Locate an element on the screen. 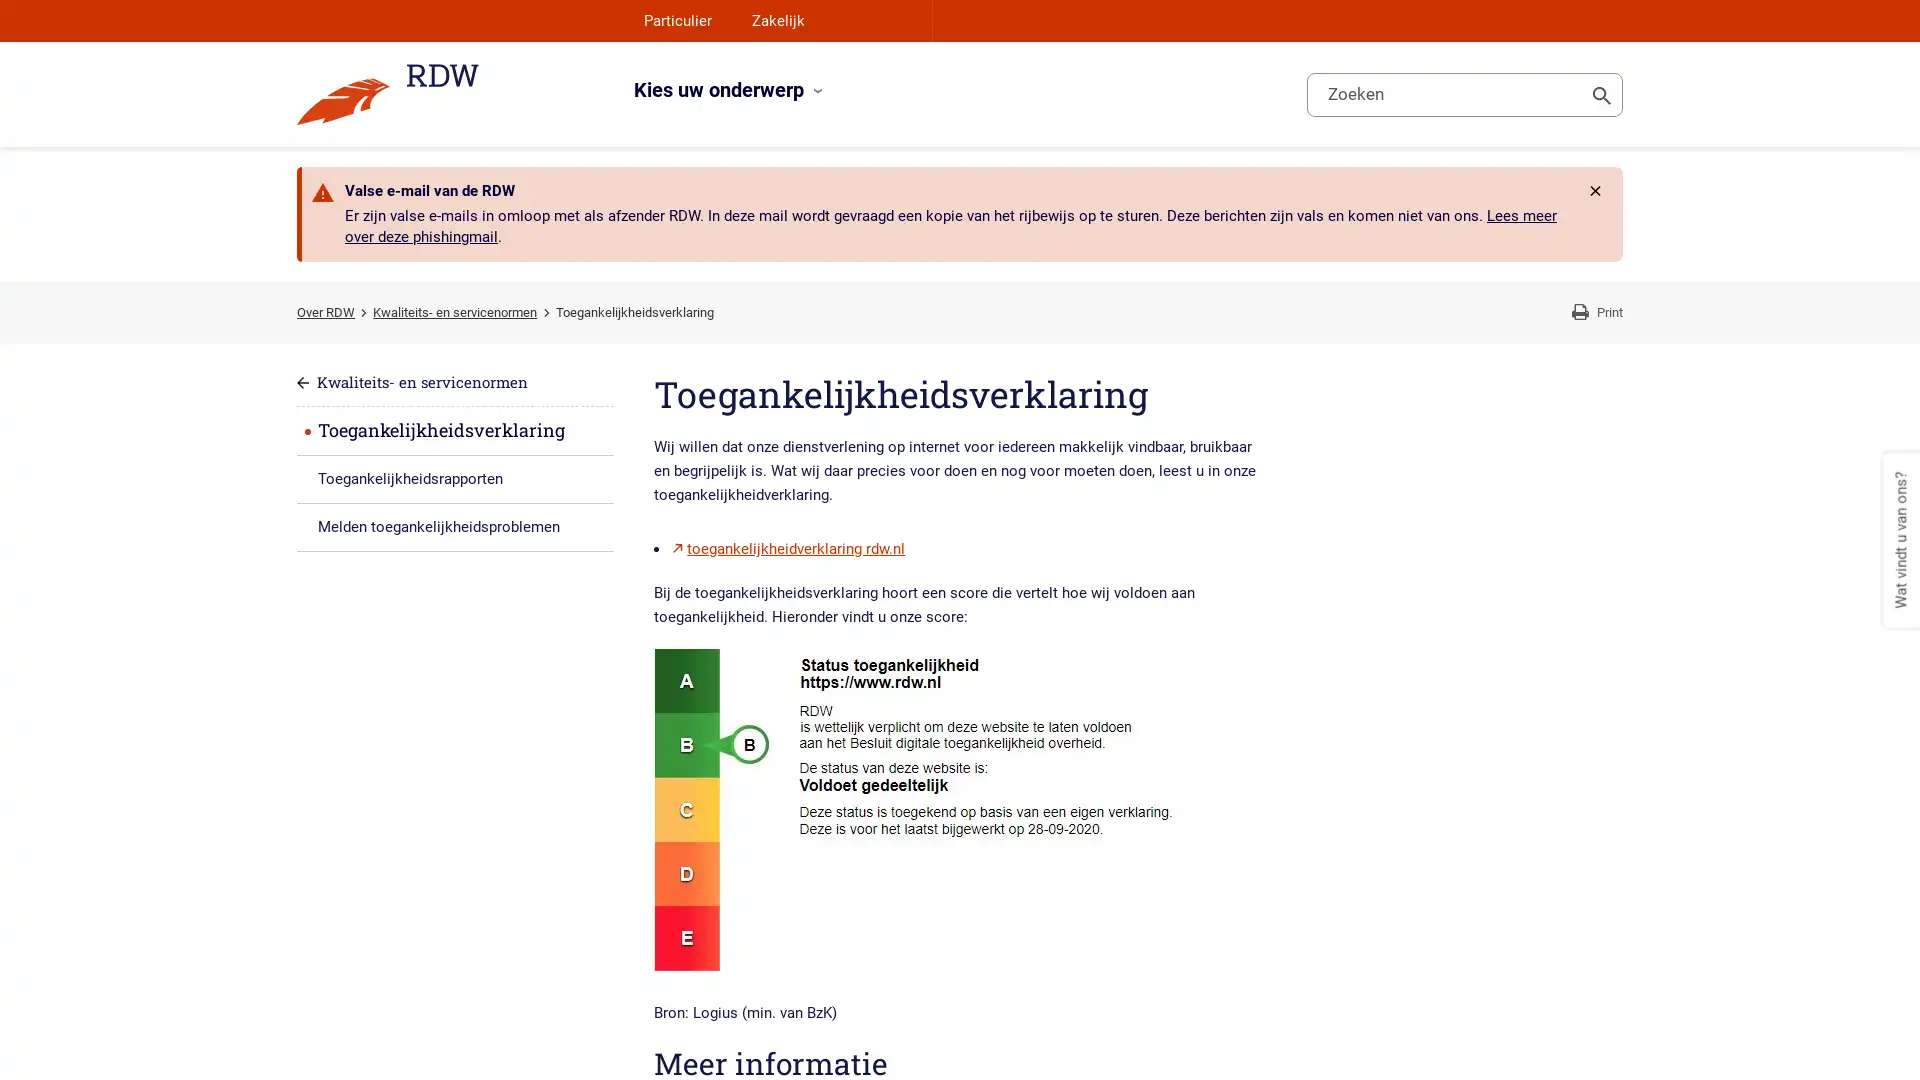 The width and height of the screenshot is (1920, 1080). Print is located at coordinates (1596, 312).